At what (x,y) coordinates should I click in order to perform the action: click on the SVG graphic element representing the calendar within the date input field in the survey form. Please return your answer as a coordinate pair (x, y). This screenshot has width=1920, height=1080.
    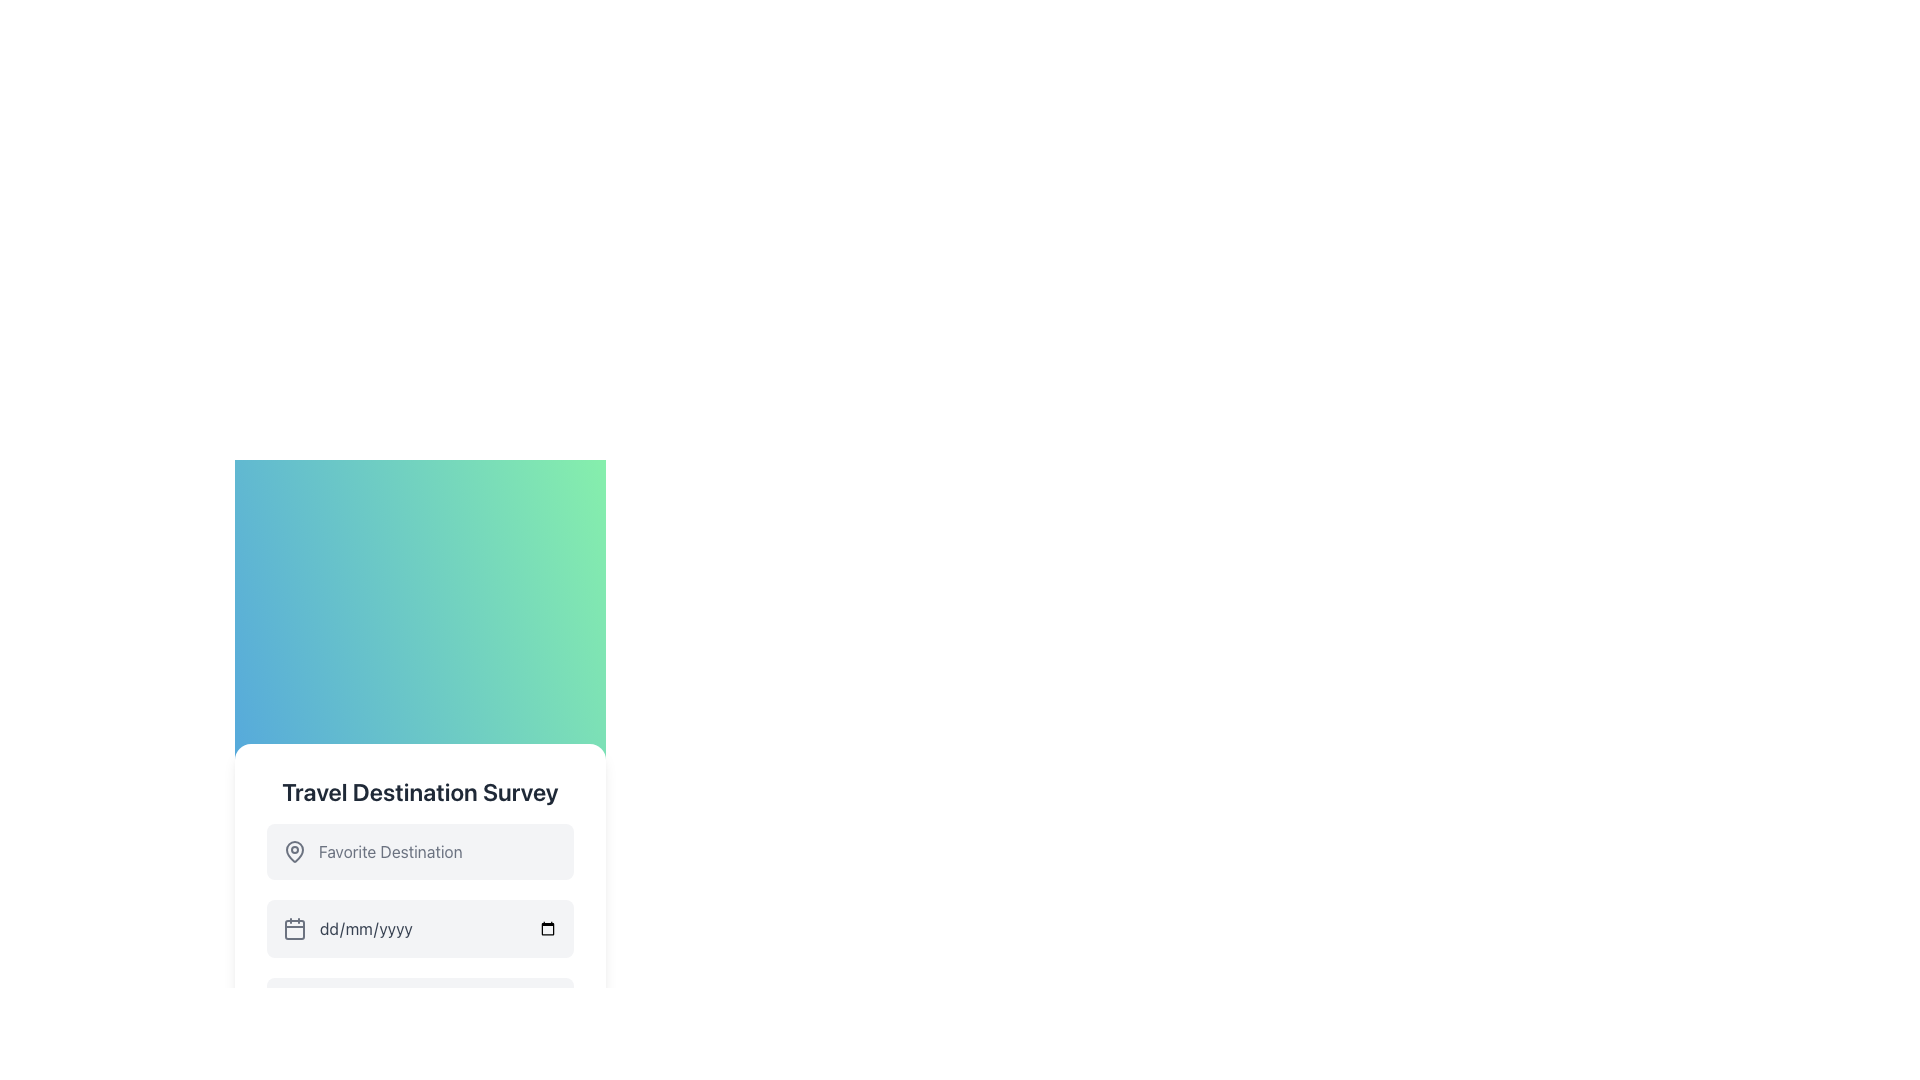
    Looking at the image, I should click on (293, 929).